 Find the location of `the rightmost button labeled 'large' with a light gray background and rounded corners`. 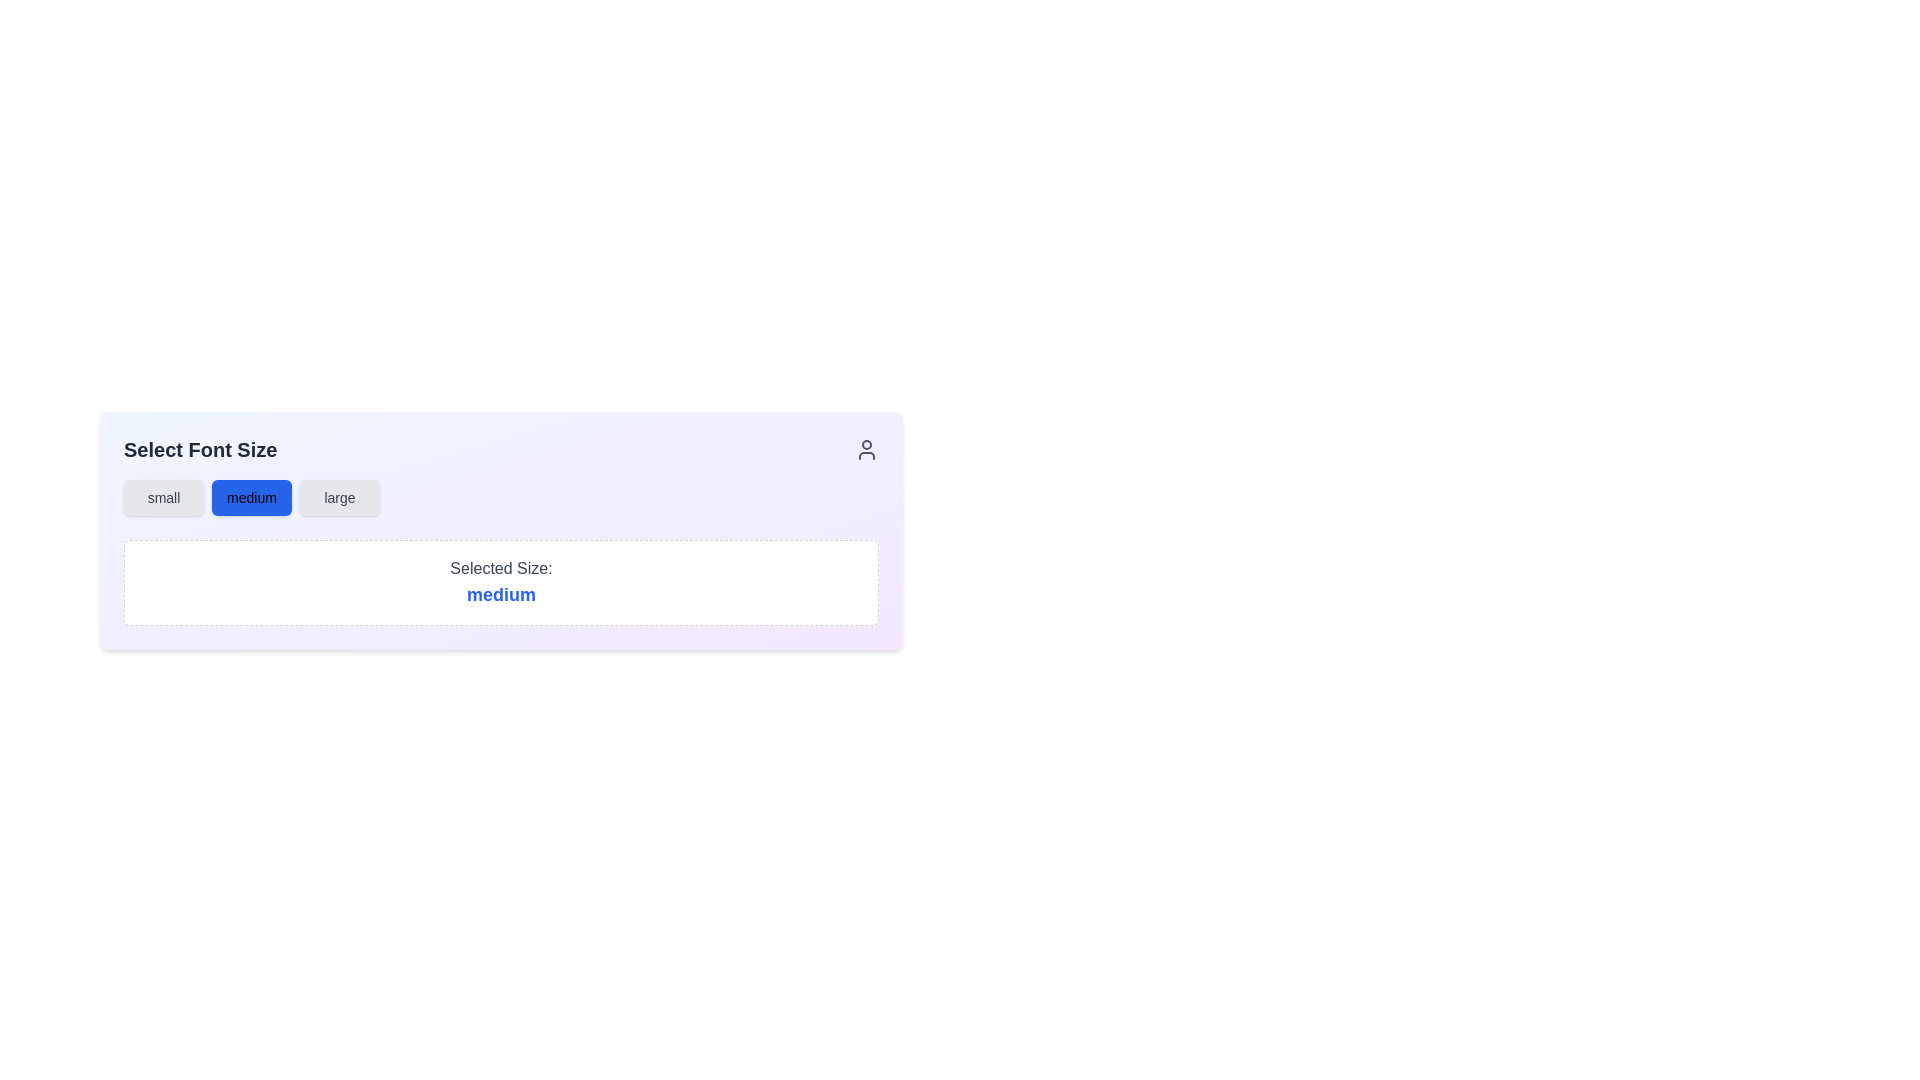

the rightmost button labeled 'large' with a light gray background and rounded corners is located at coordinates (340, 496).